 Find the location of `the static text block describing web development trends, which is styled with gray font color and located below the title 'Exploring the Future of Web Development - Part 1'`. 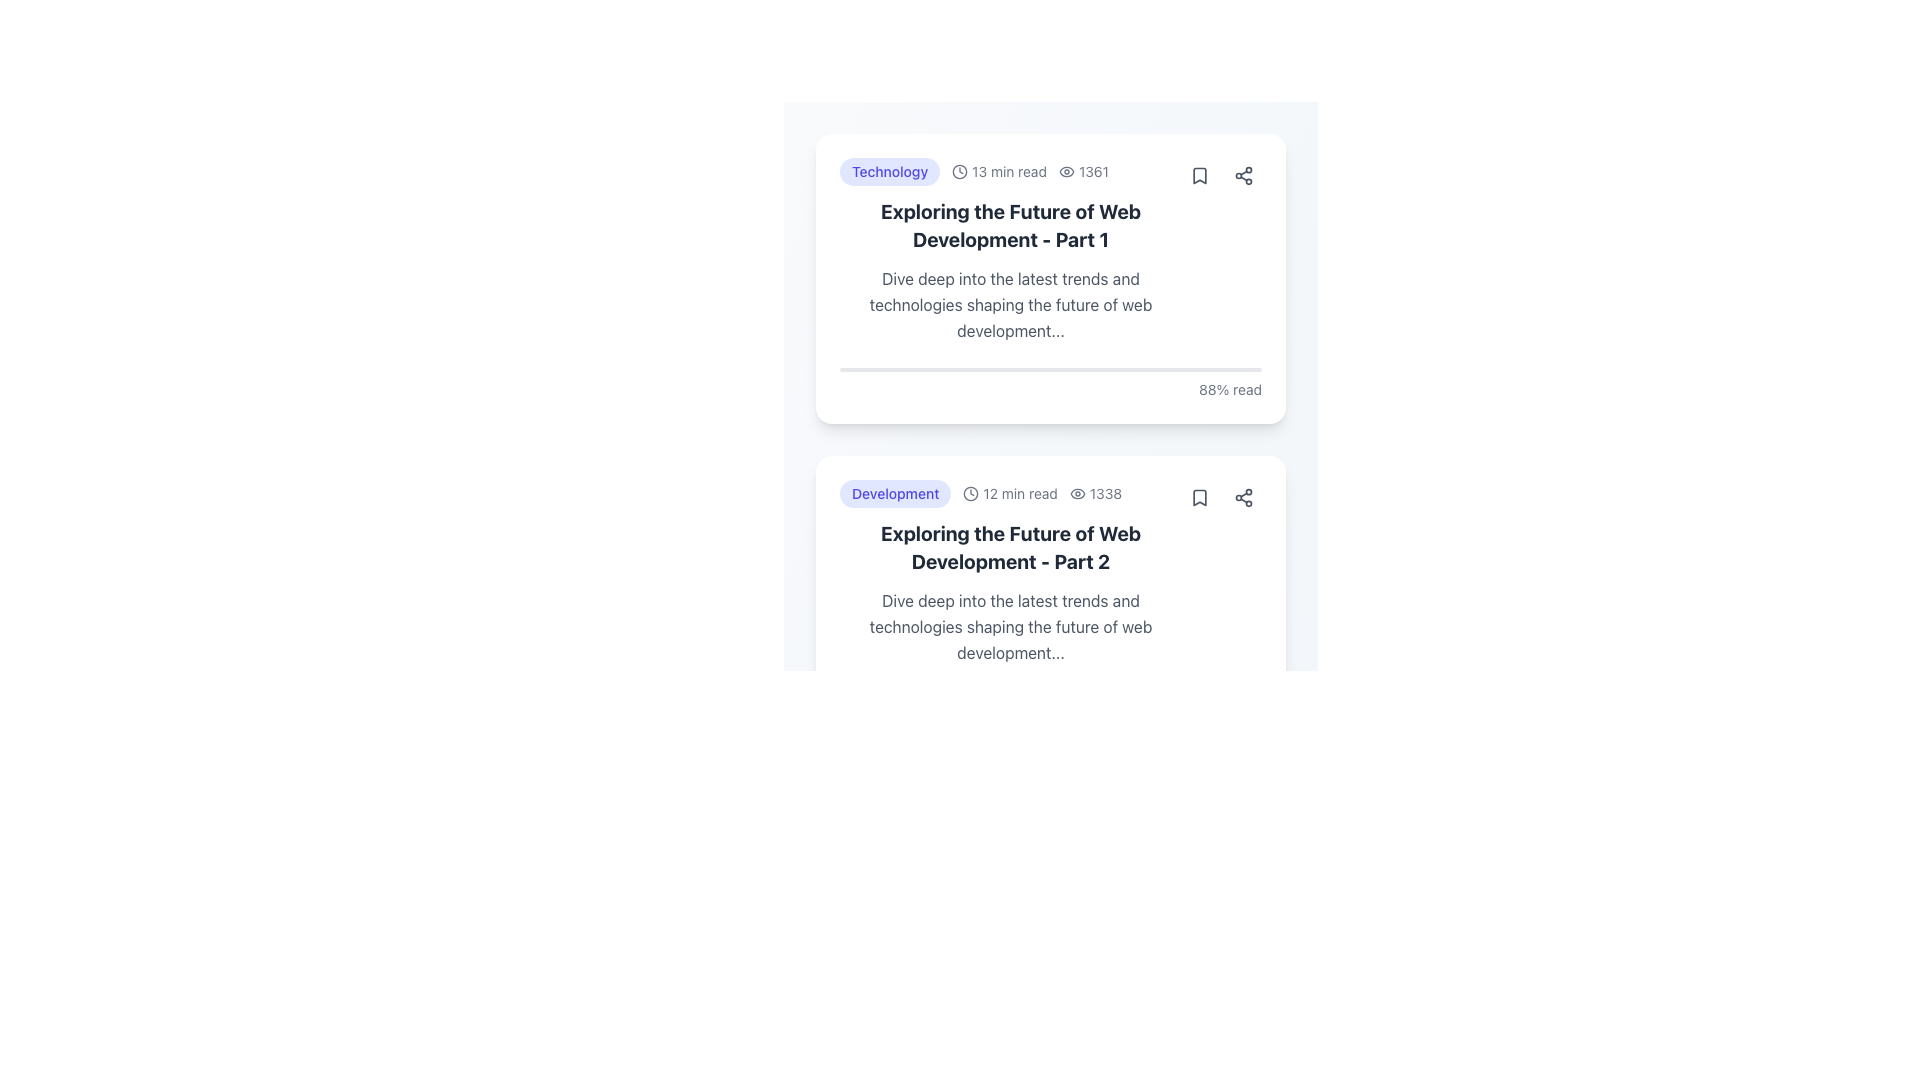

the static text block describing web development trends, which is styled with gray font color and located below the title 'Exploring the Future of Web Development - Part 1' is located at coordinates (1011, 304).